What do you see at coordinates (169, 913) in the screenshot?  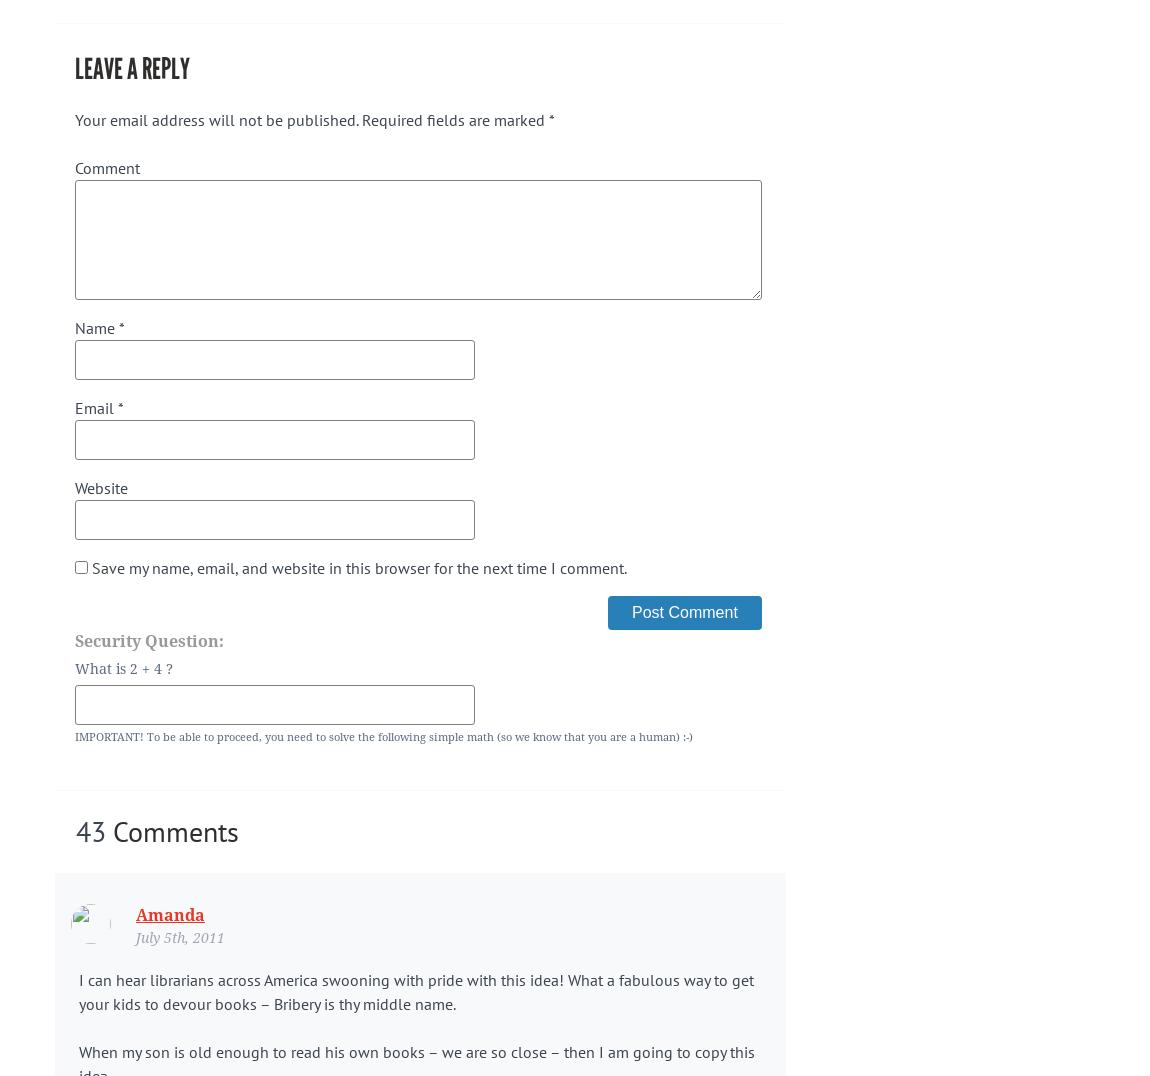 I see `'Amanda'` at bounding box center [169, 913].